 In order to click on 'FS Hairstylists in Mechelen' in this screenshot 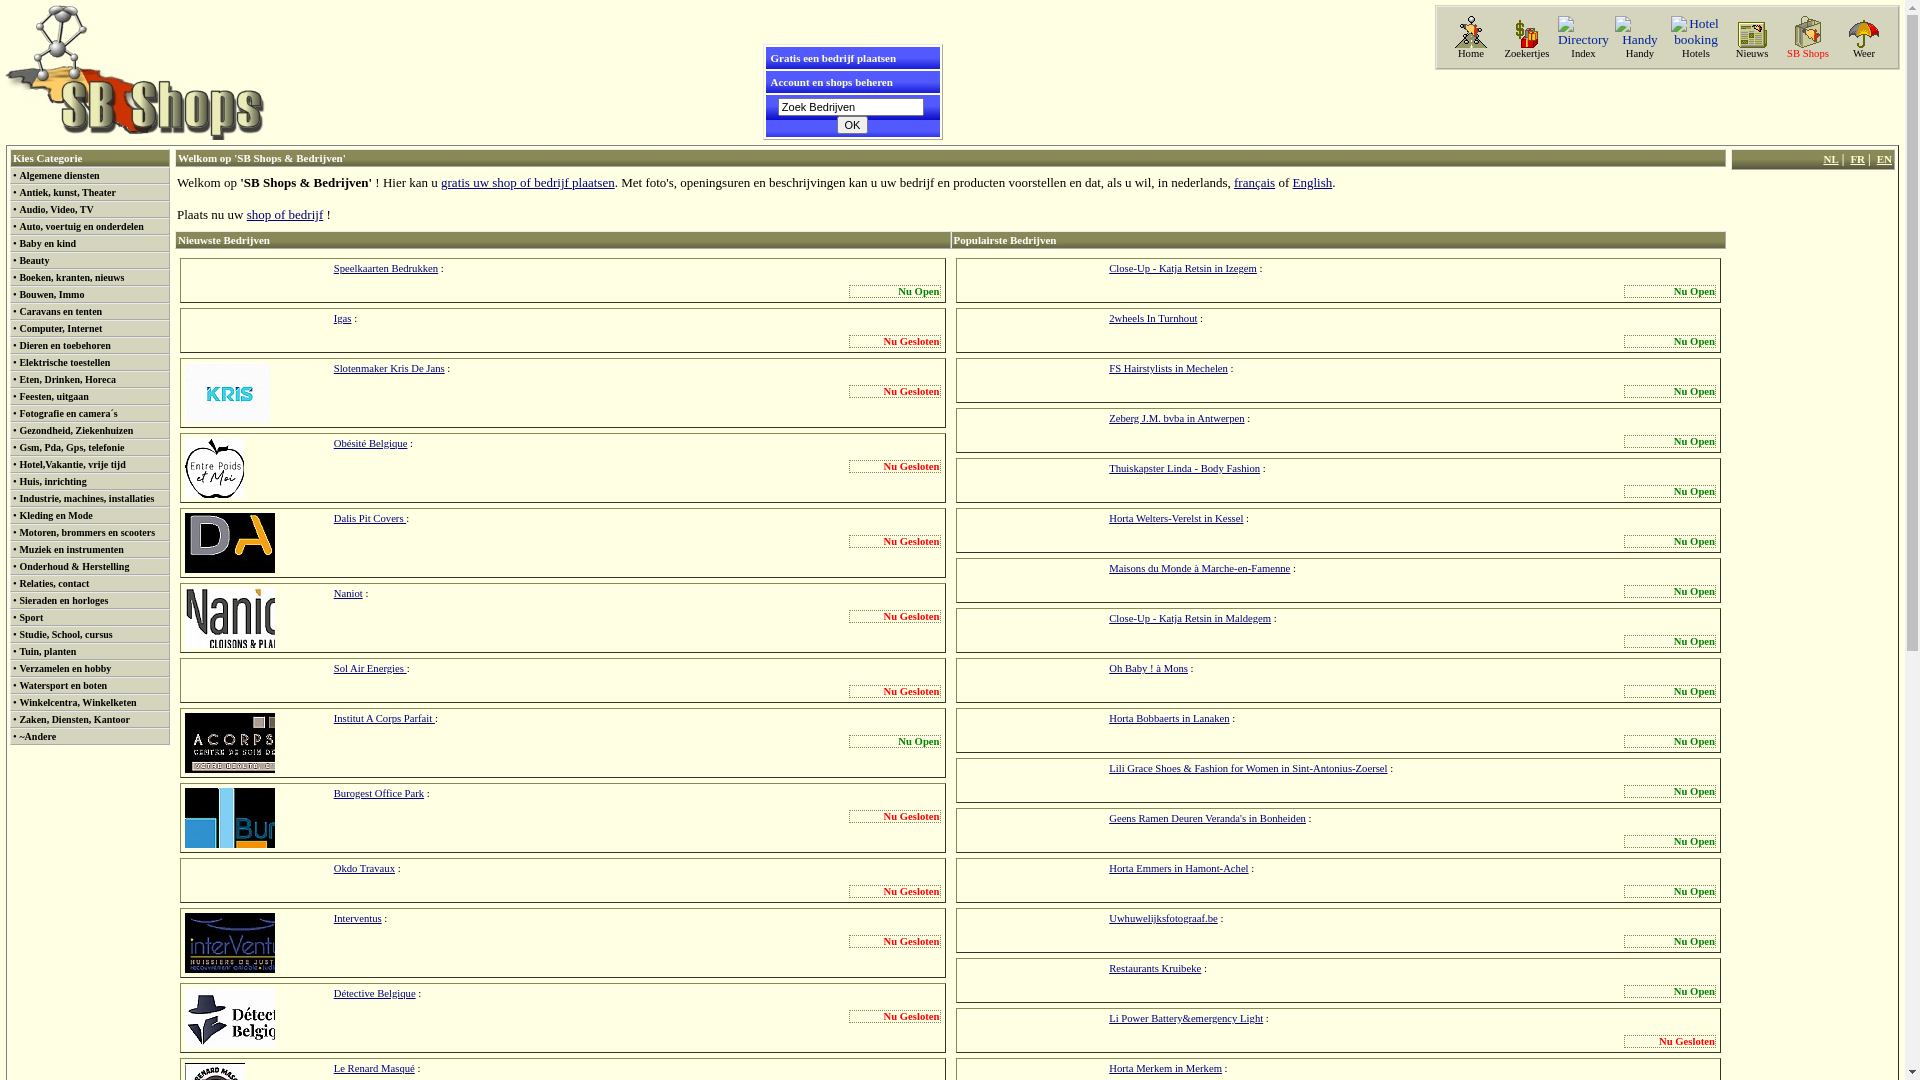, I will do `click(1168, 368)`.